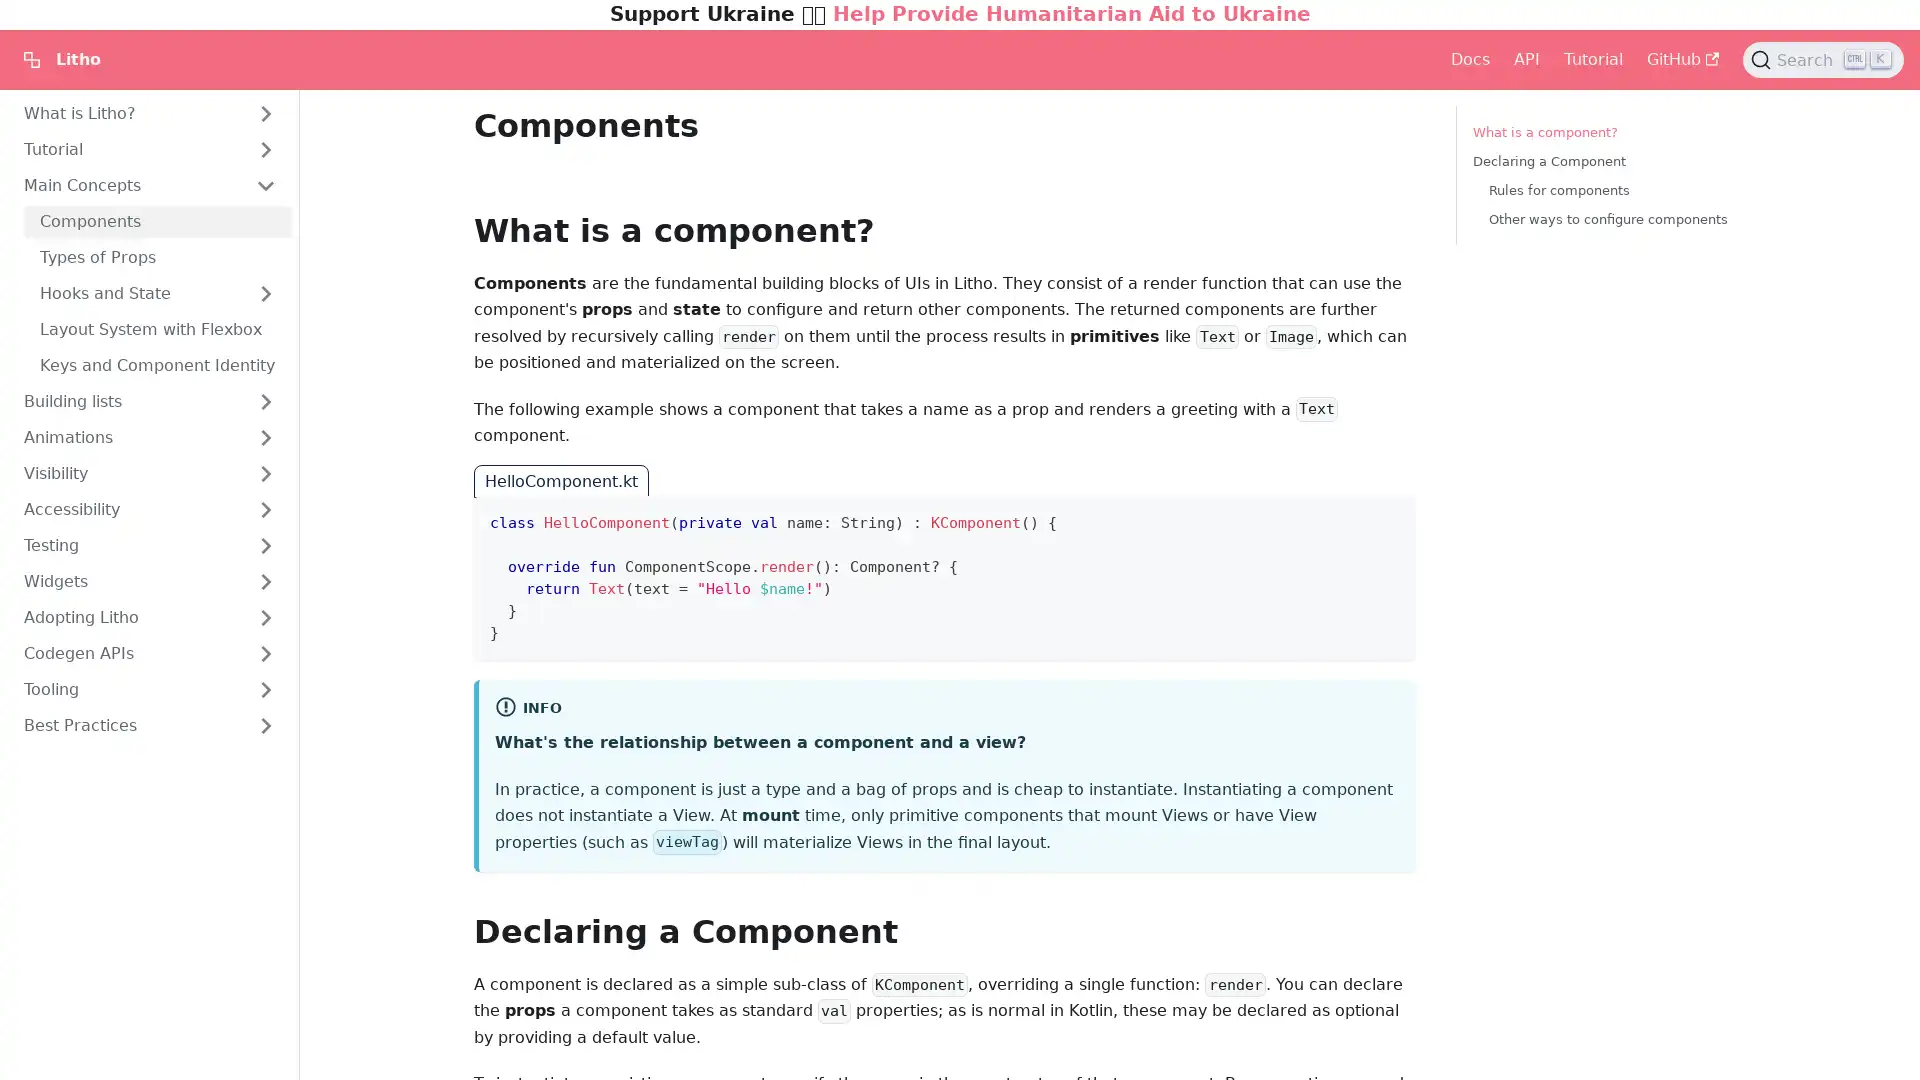  Describe the element at coordinates (1382, 515) in the screenshot. I see `Copy code to clipboard` at that location.